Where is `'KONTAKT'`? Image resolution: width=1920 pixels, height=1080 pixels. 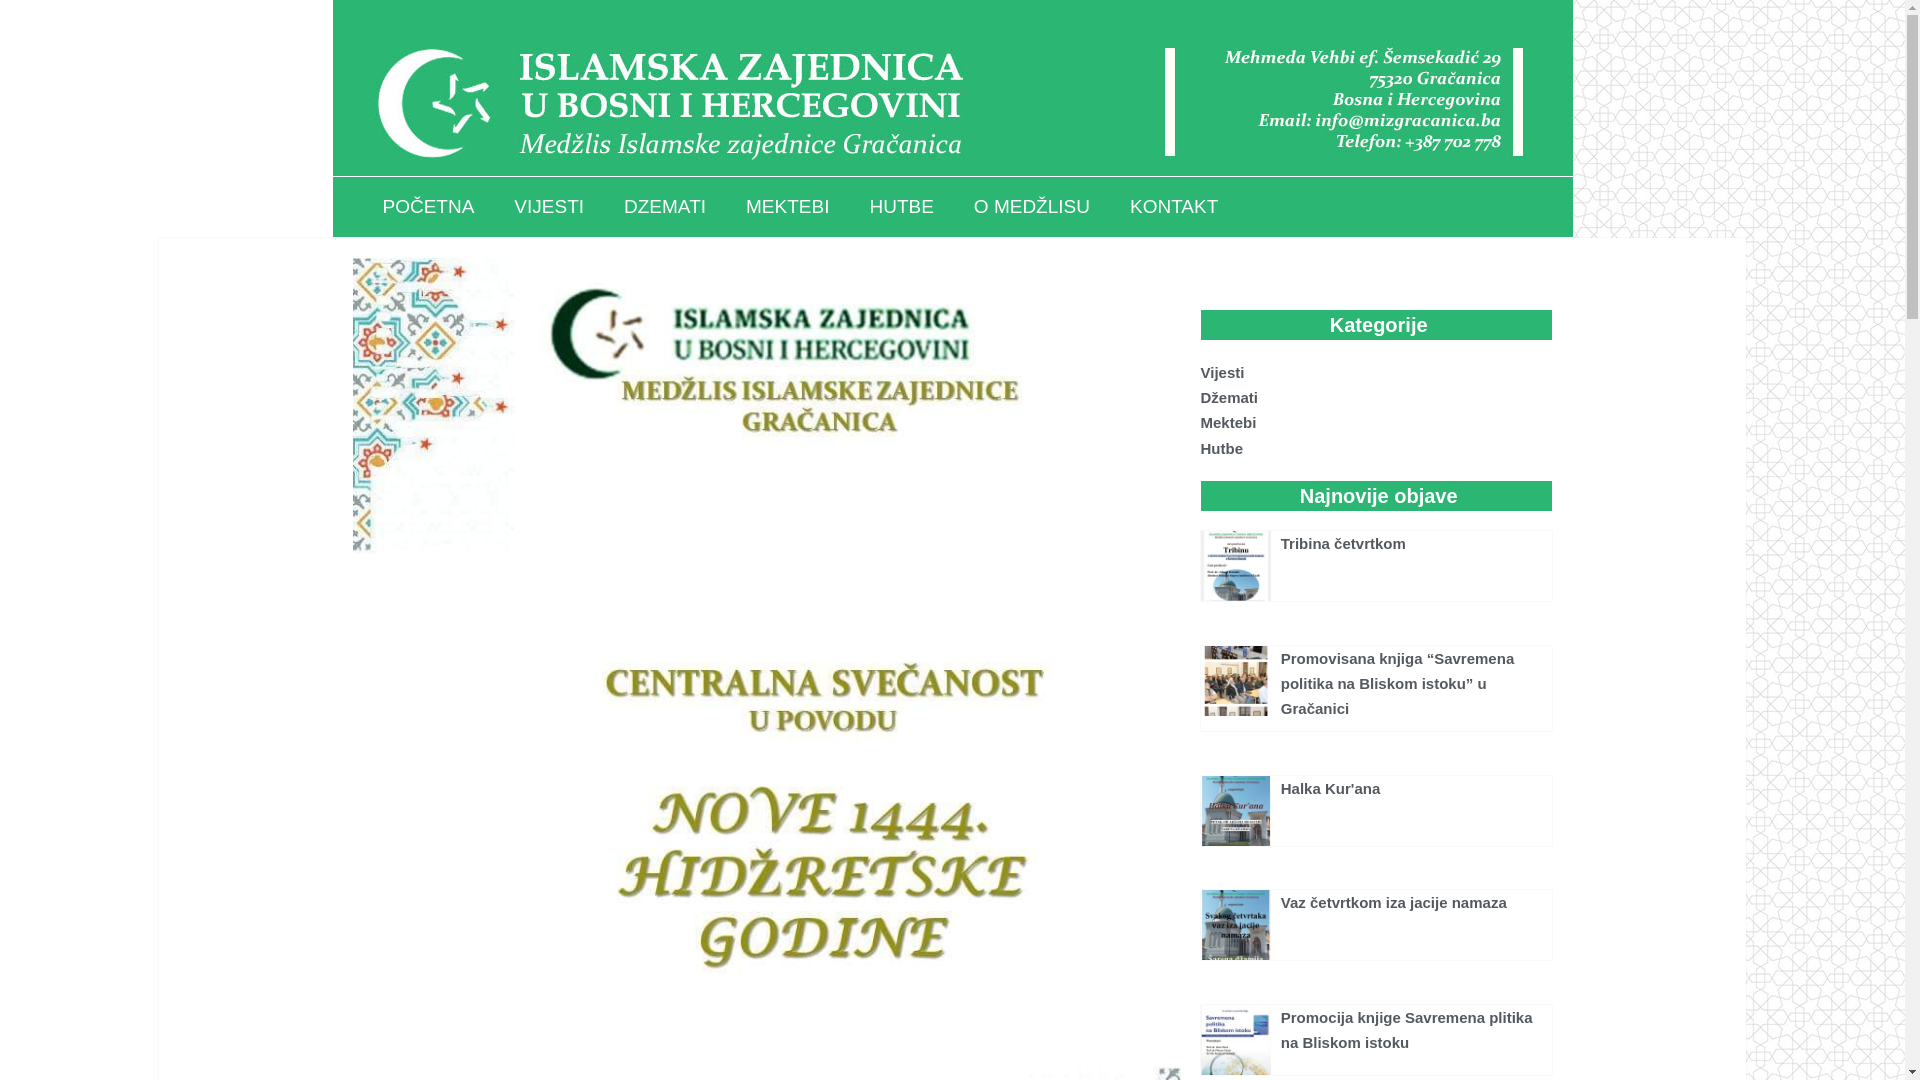
'KONTAKT' is located at coordinates (1174, 207).